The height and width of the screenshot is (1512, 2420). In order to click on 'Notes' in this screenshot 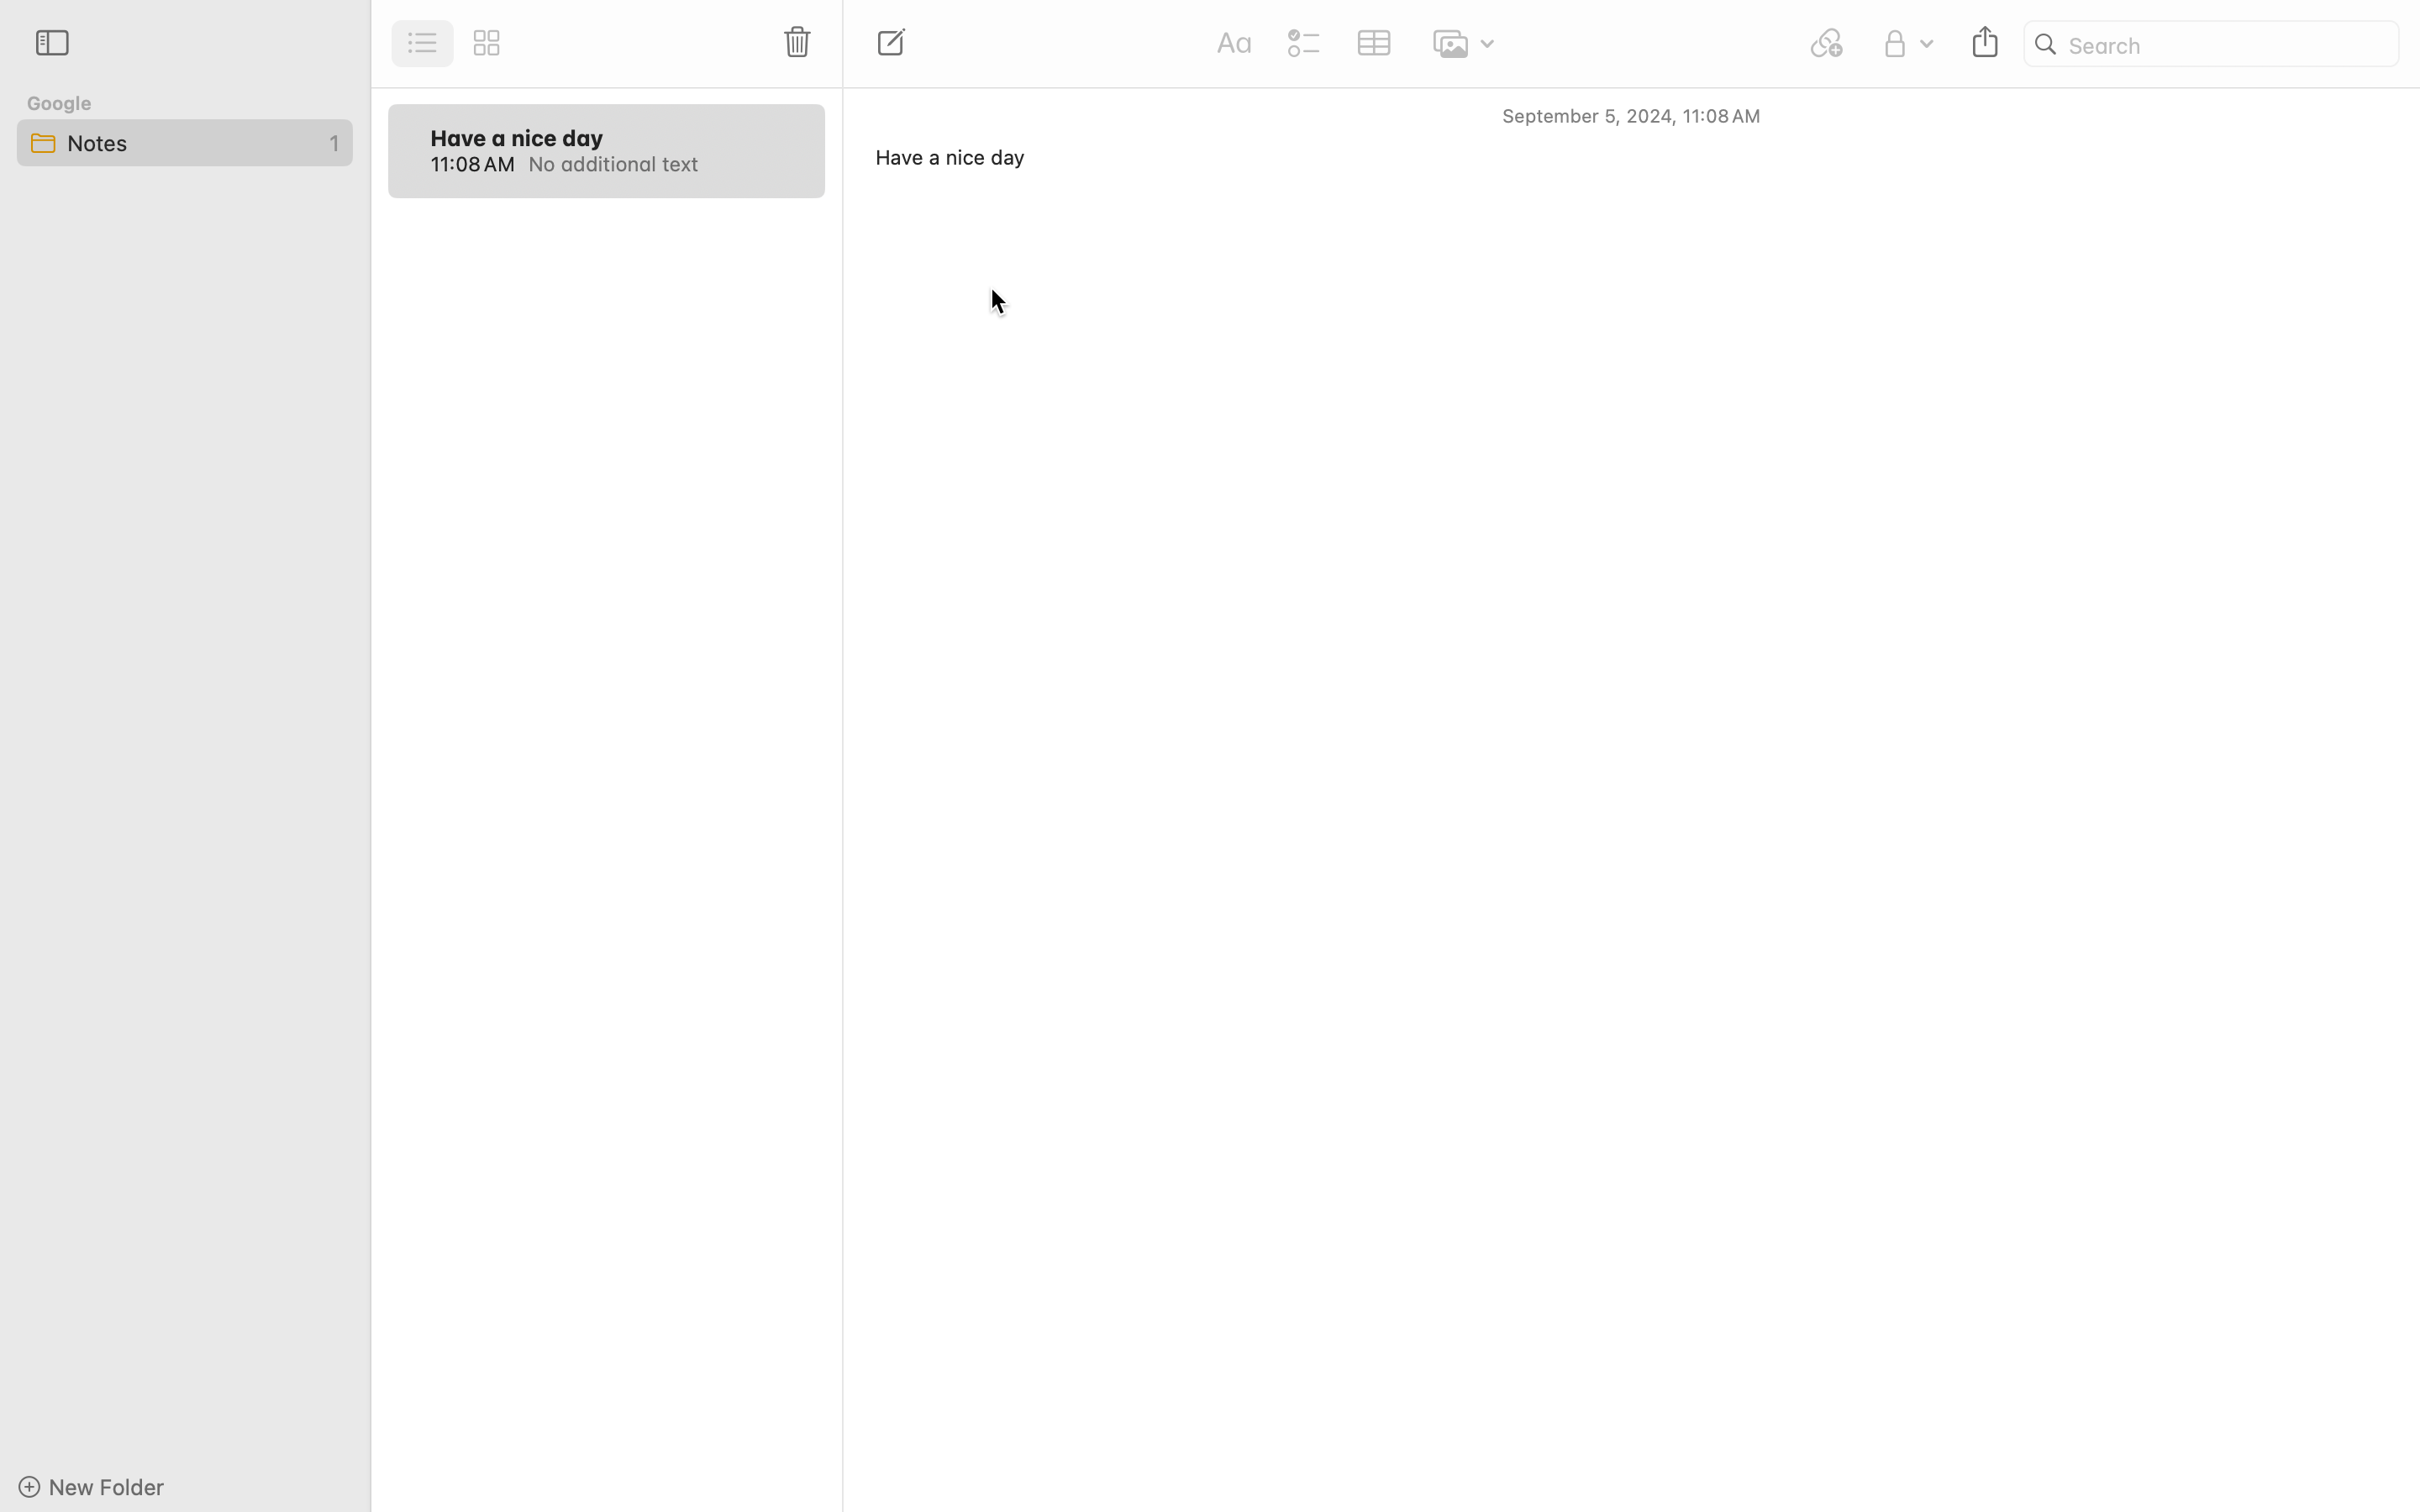, I will do `click(182, 141)`.